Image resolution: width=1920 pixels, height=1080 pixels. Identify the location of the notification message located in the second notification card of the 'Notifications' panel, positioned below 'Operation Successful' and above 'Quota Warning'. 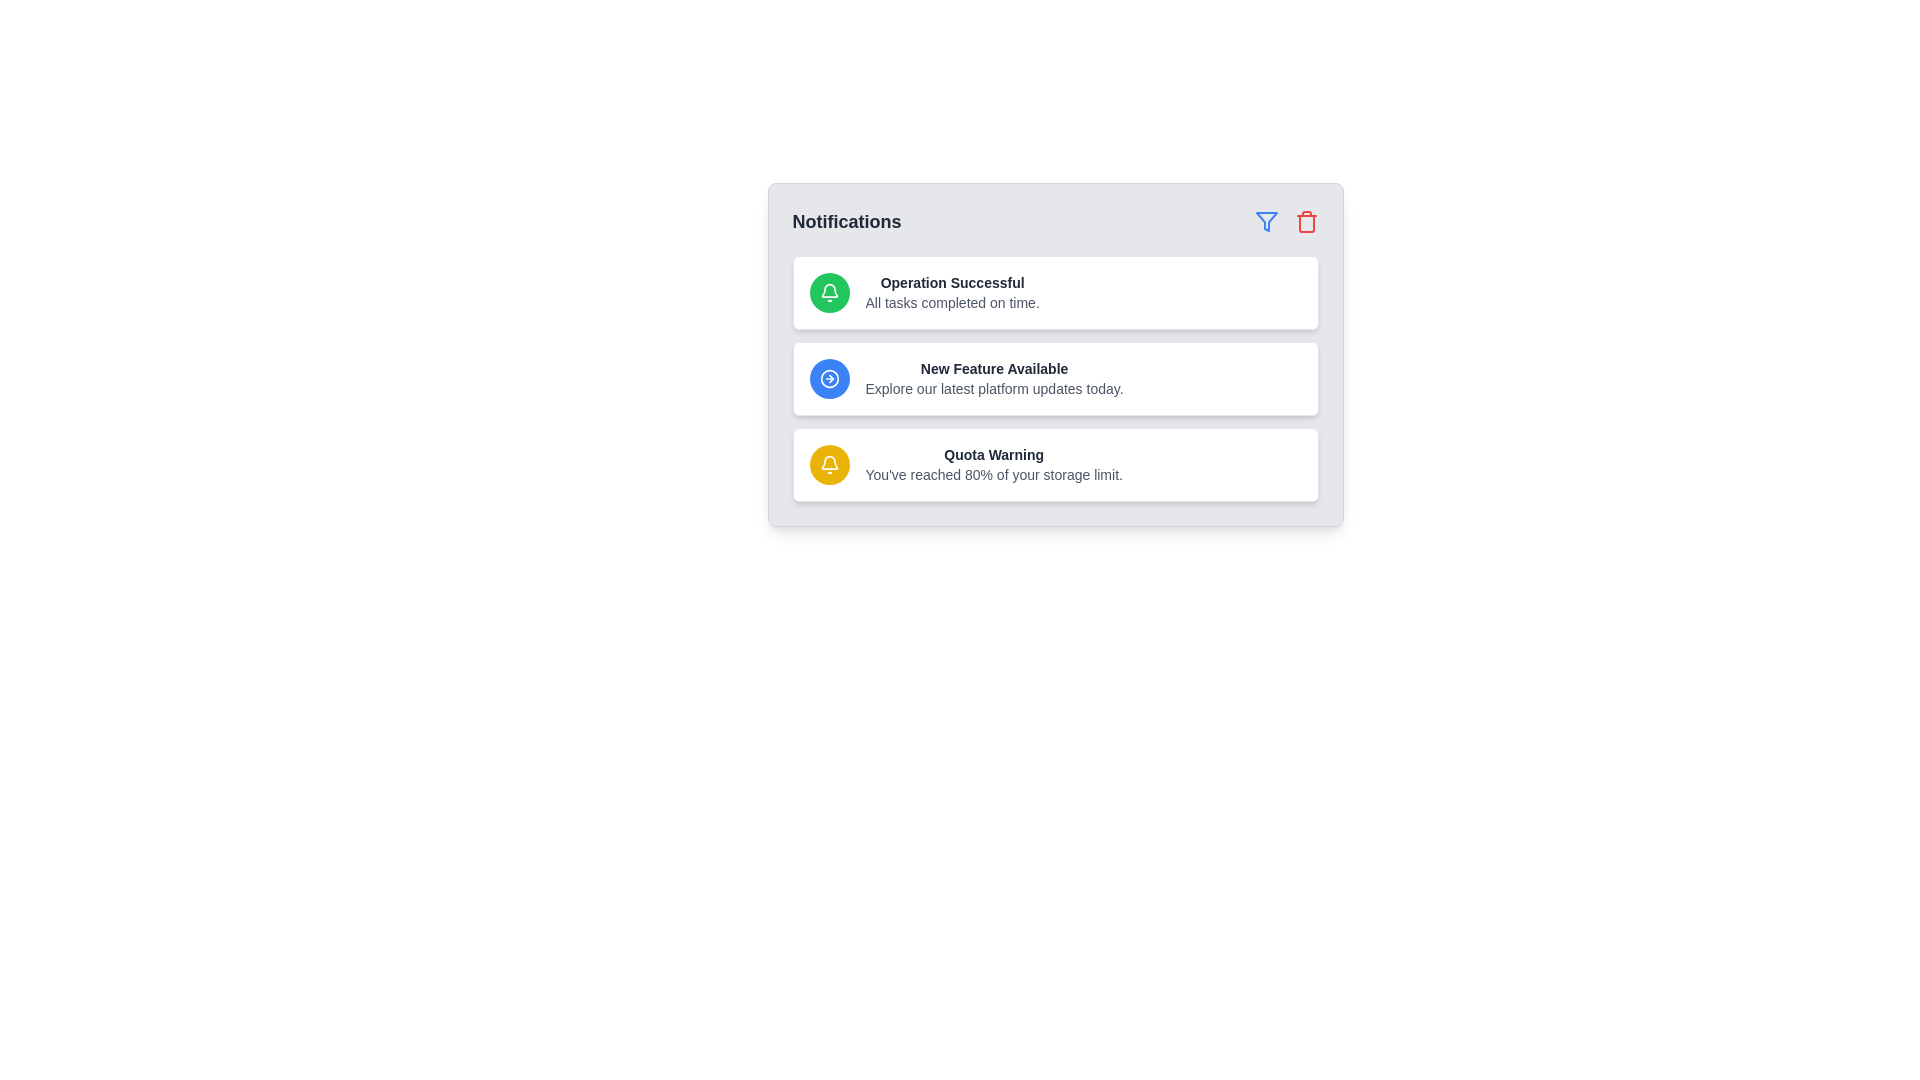
(994, 378).